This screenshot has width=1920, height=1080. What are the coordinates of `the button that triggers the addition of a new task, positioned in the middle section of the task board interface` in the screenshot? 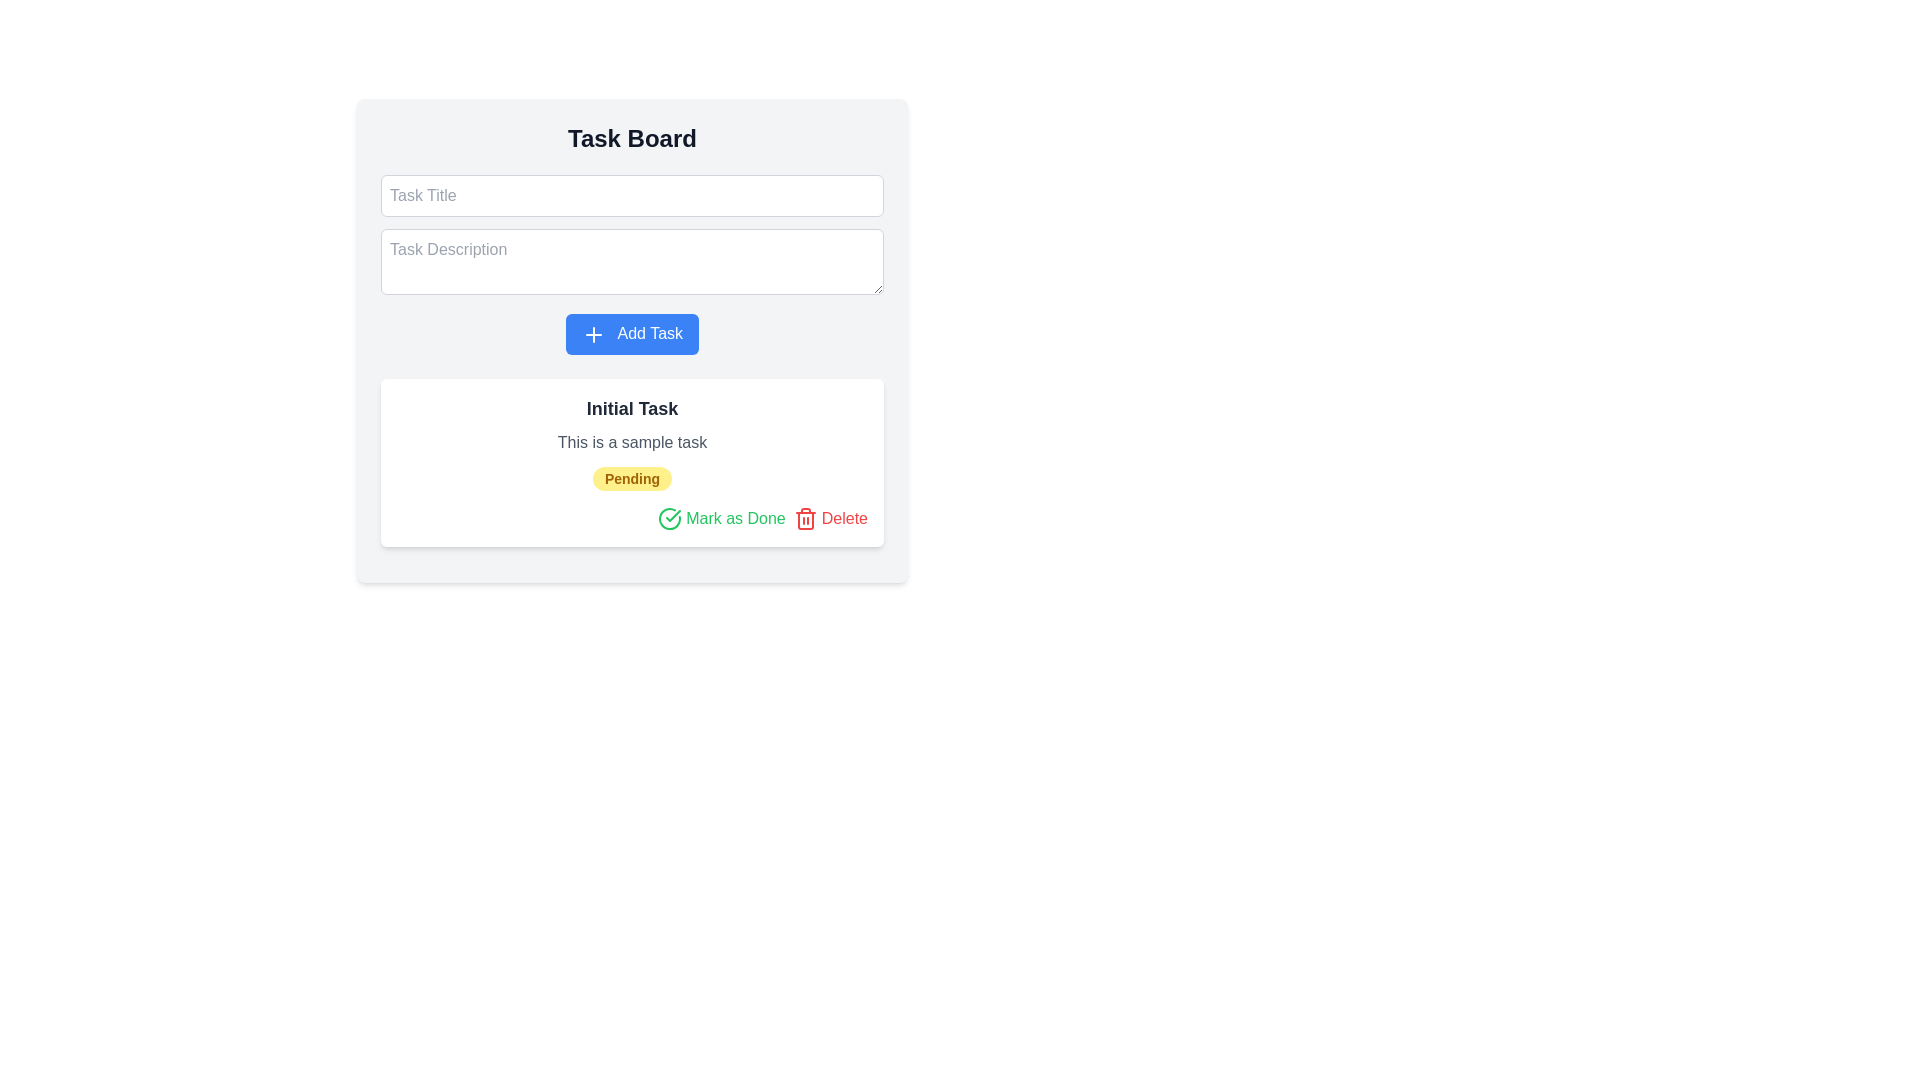 It's located at (631, 339).